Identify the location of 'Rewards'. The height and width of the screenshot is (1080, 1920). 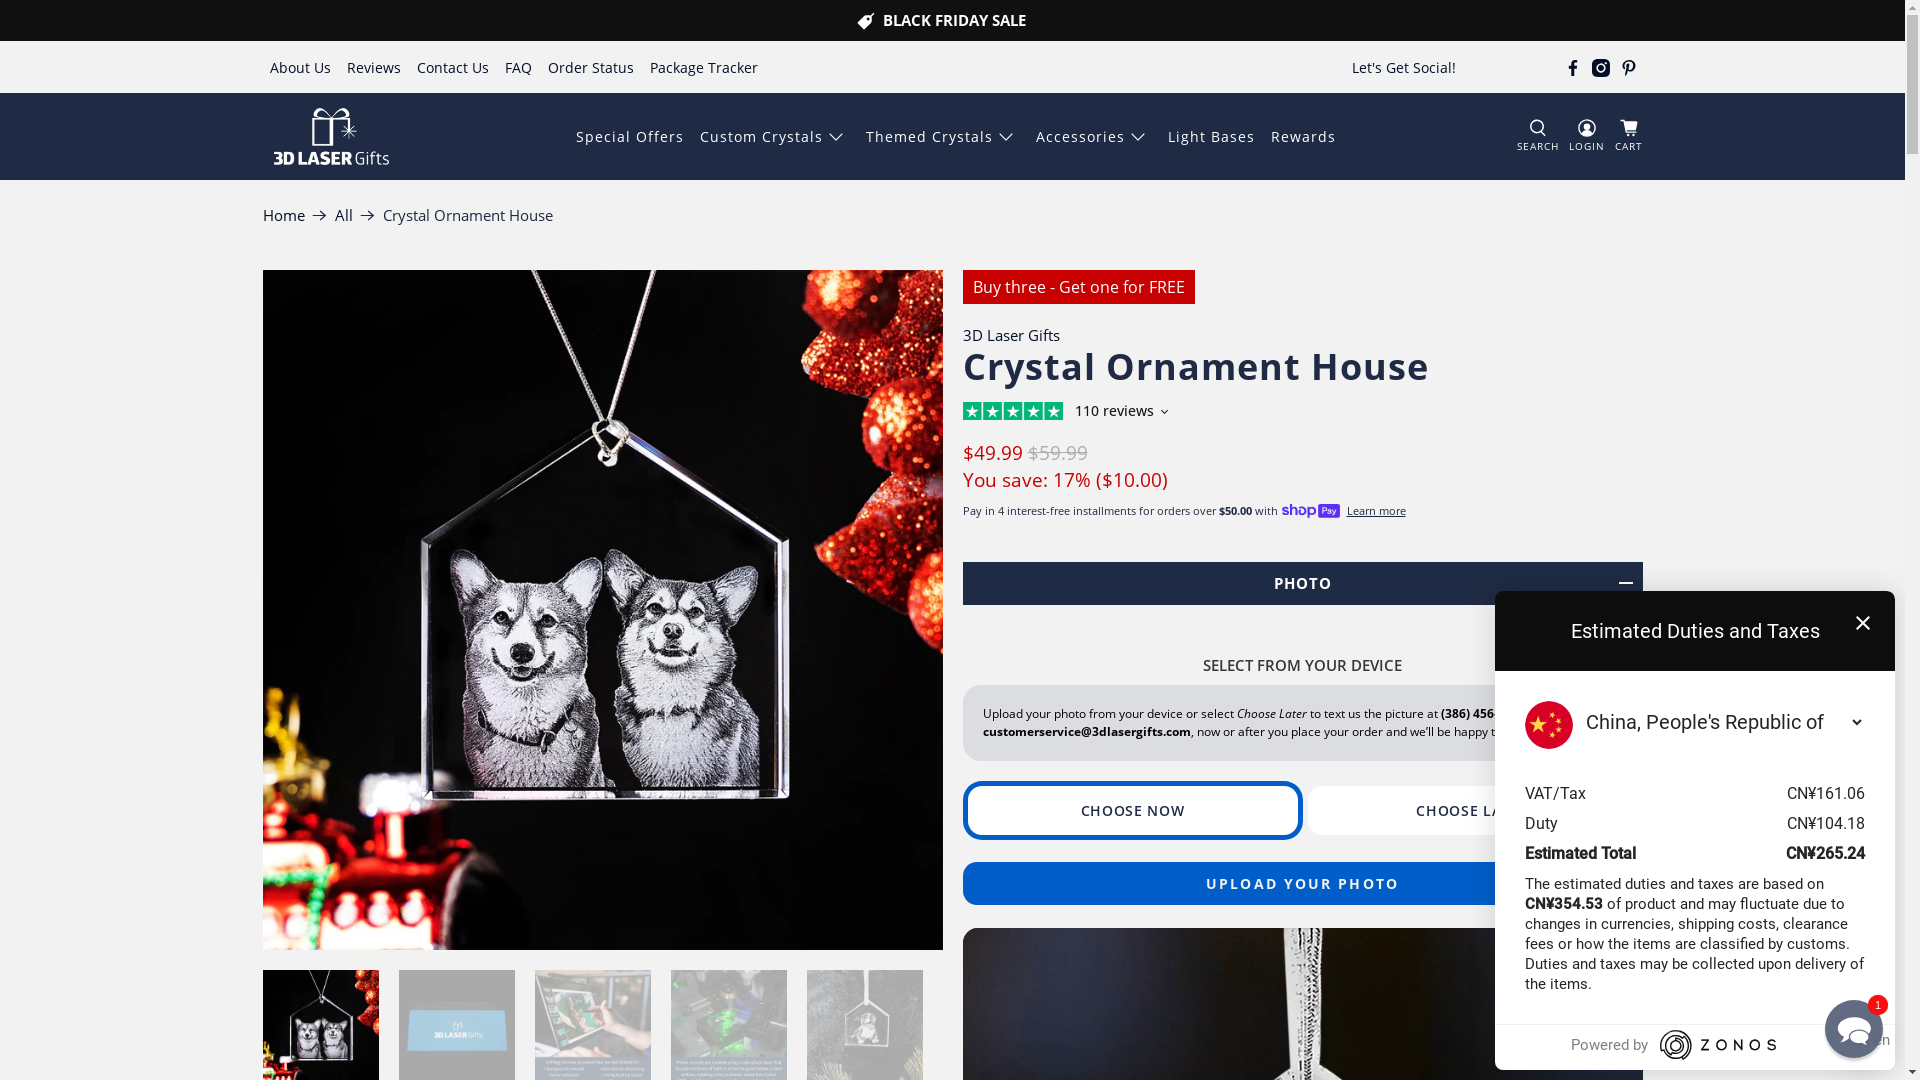
(1303, 135).